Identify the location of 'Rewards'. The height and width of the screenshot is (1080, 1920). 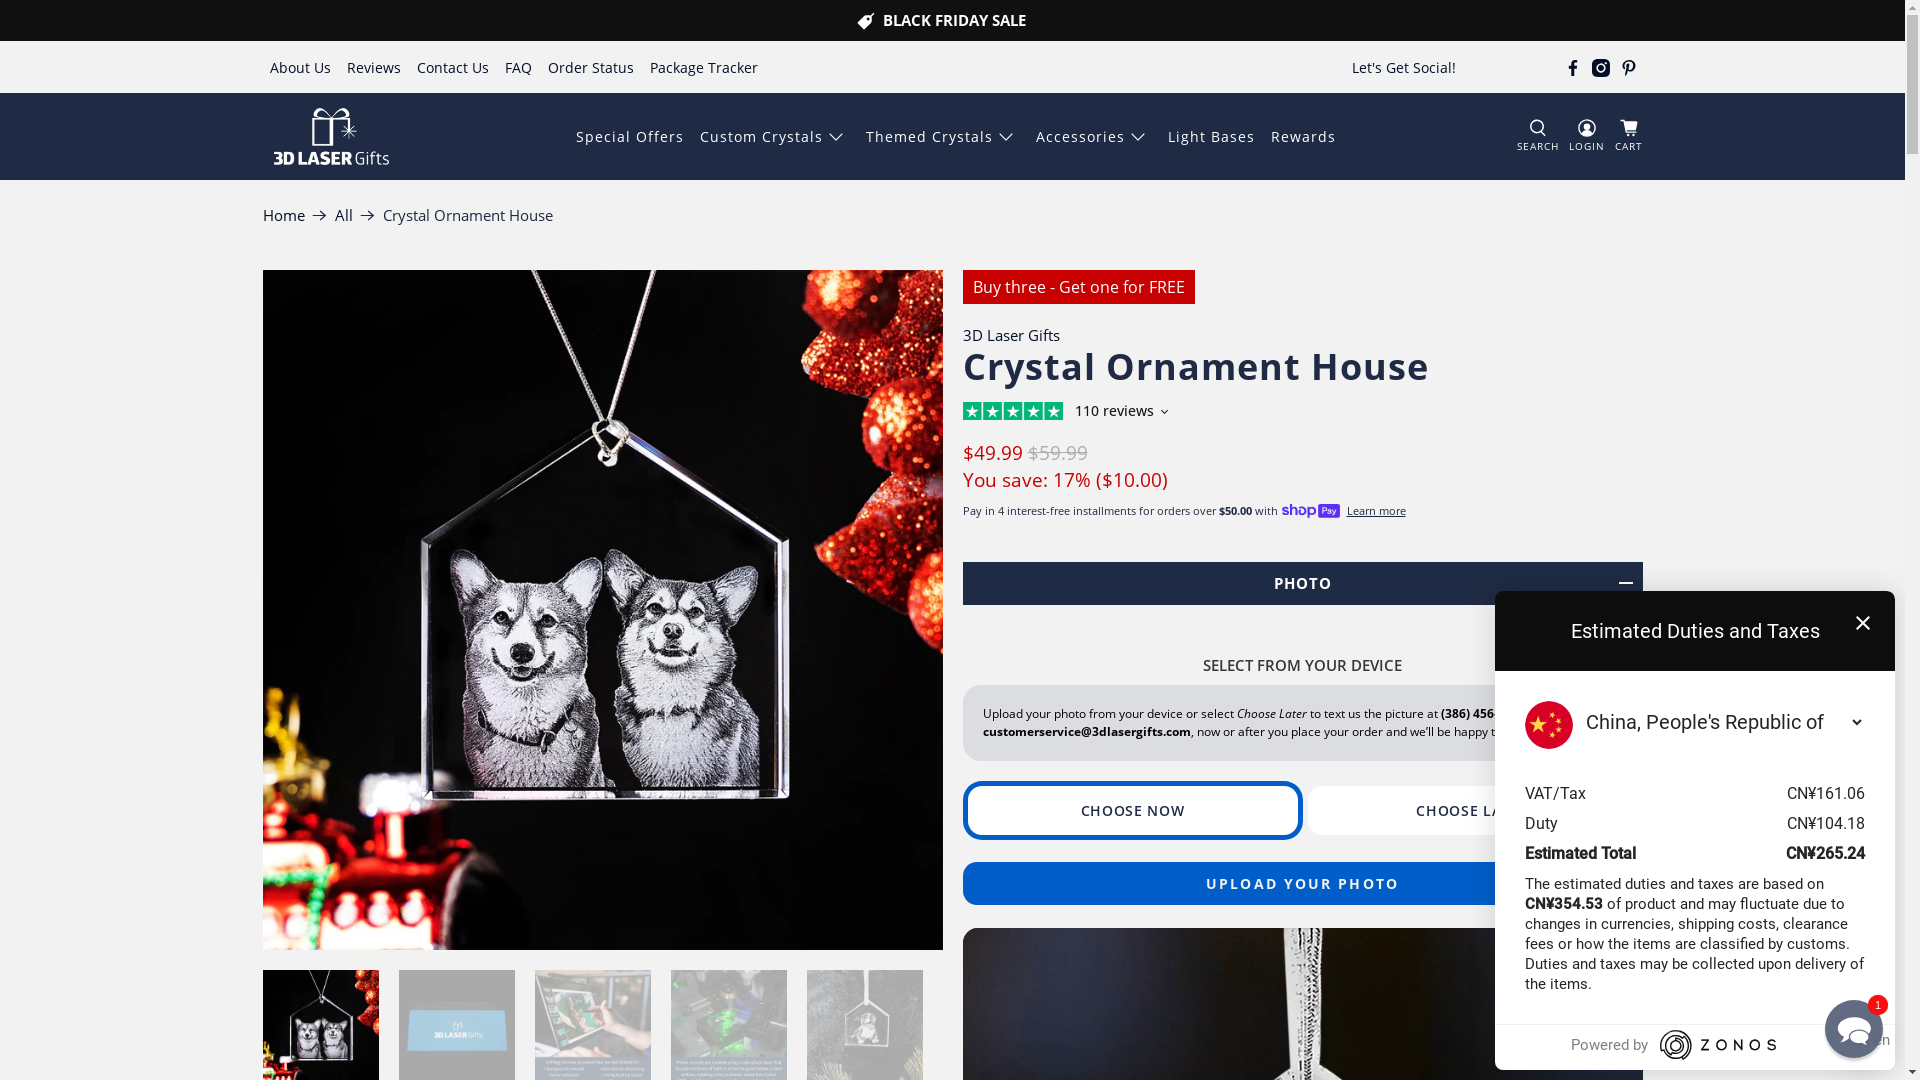
(1303, 135).